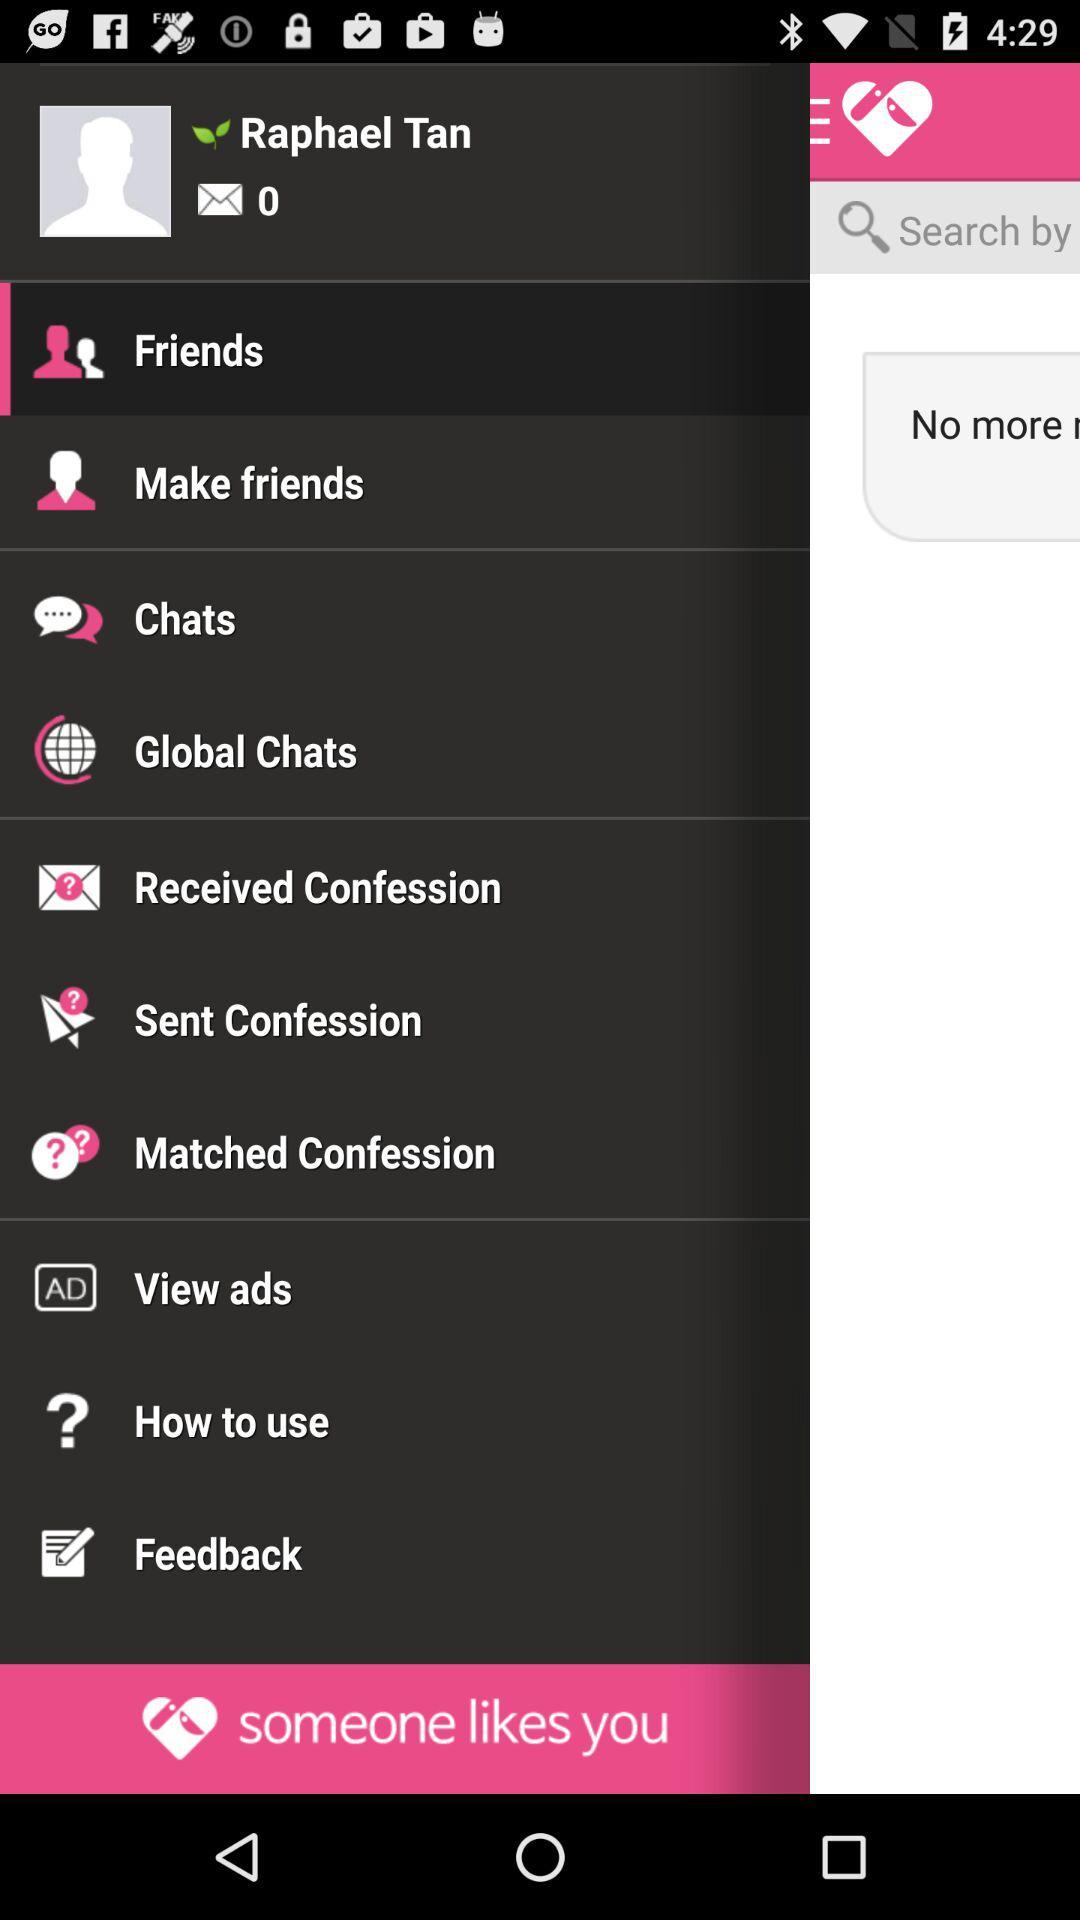 This screenshot has width=1080, height=1920. I want to click on the avatar icon, so click(105, 183).